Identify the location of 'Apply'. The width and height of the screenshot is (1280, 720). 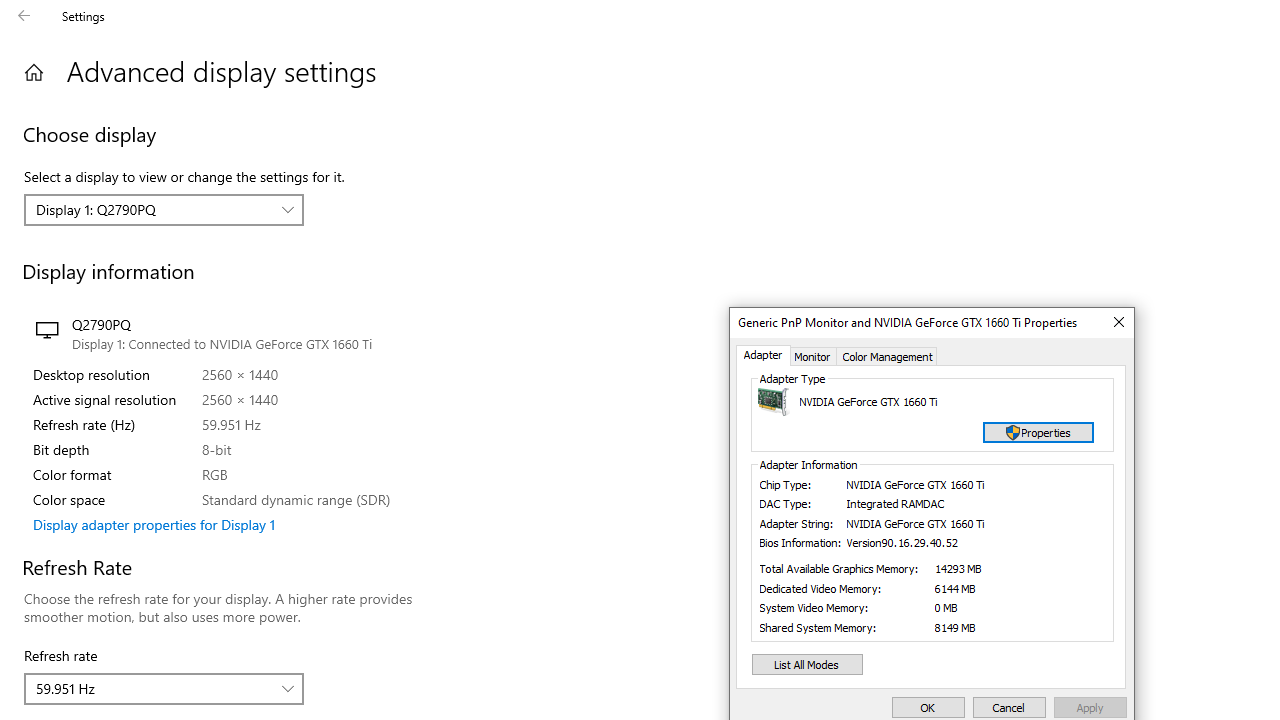
(1089, 706).